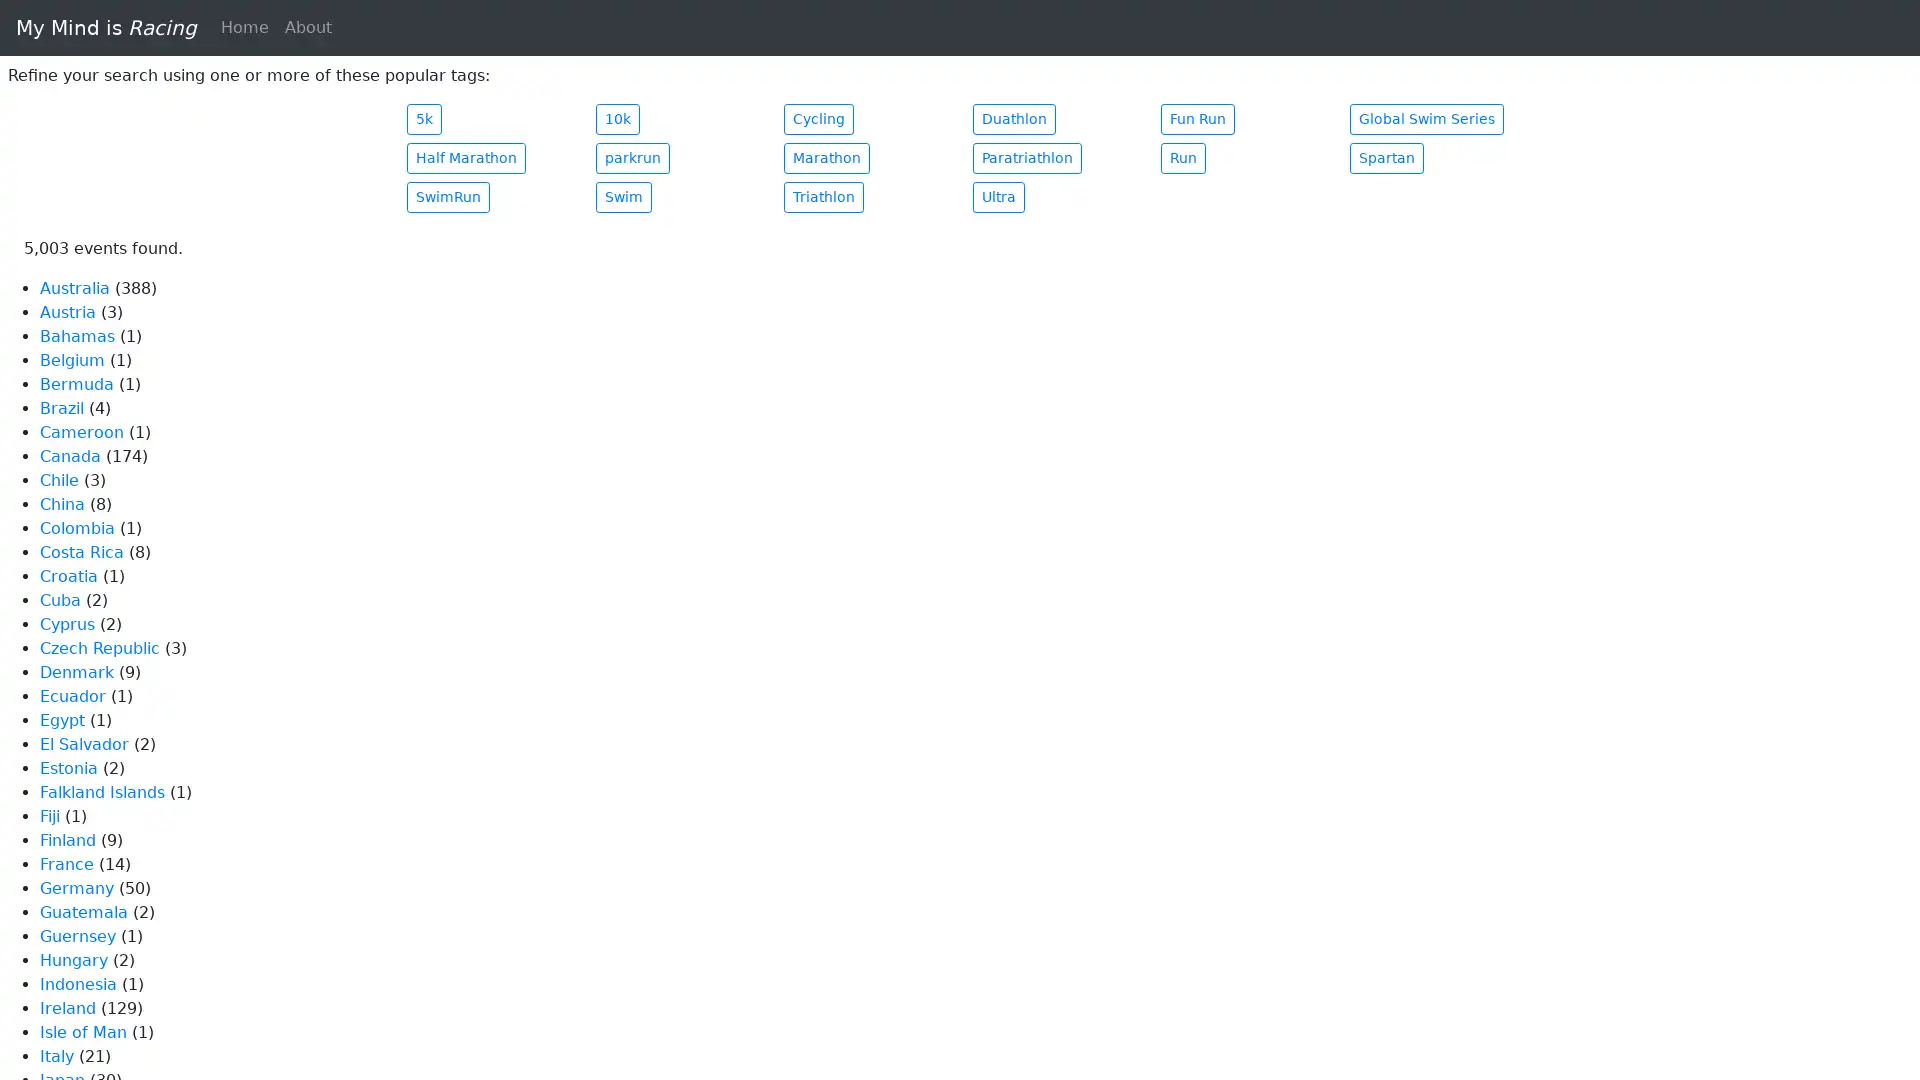 The height and width of the screenshot is (1080, 1920). What do you see at coordinates (819, 119) in the screenshot?
I see `Cycling` at bounding box center [819, 119].